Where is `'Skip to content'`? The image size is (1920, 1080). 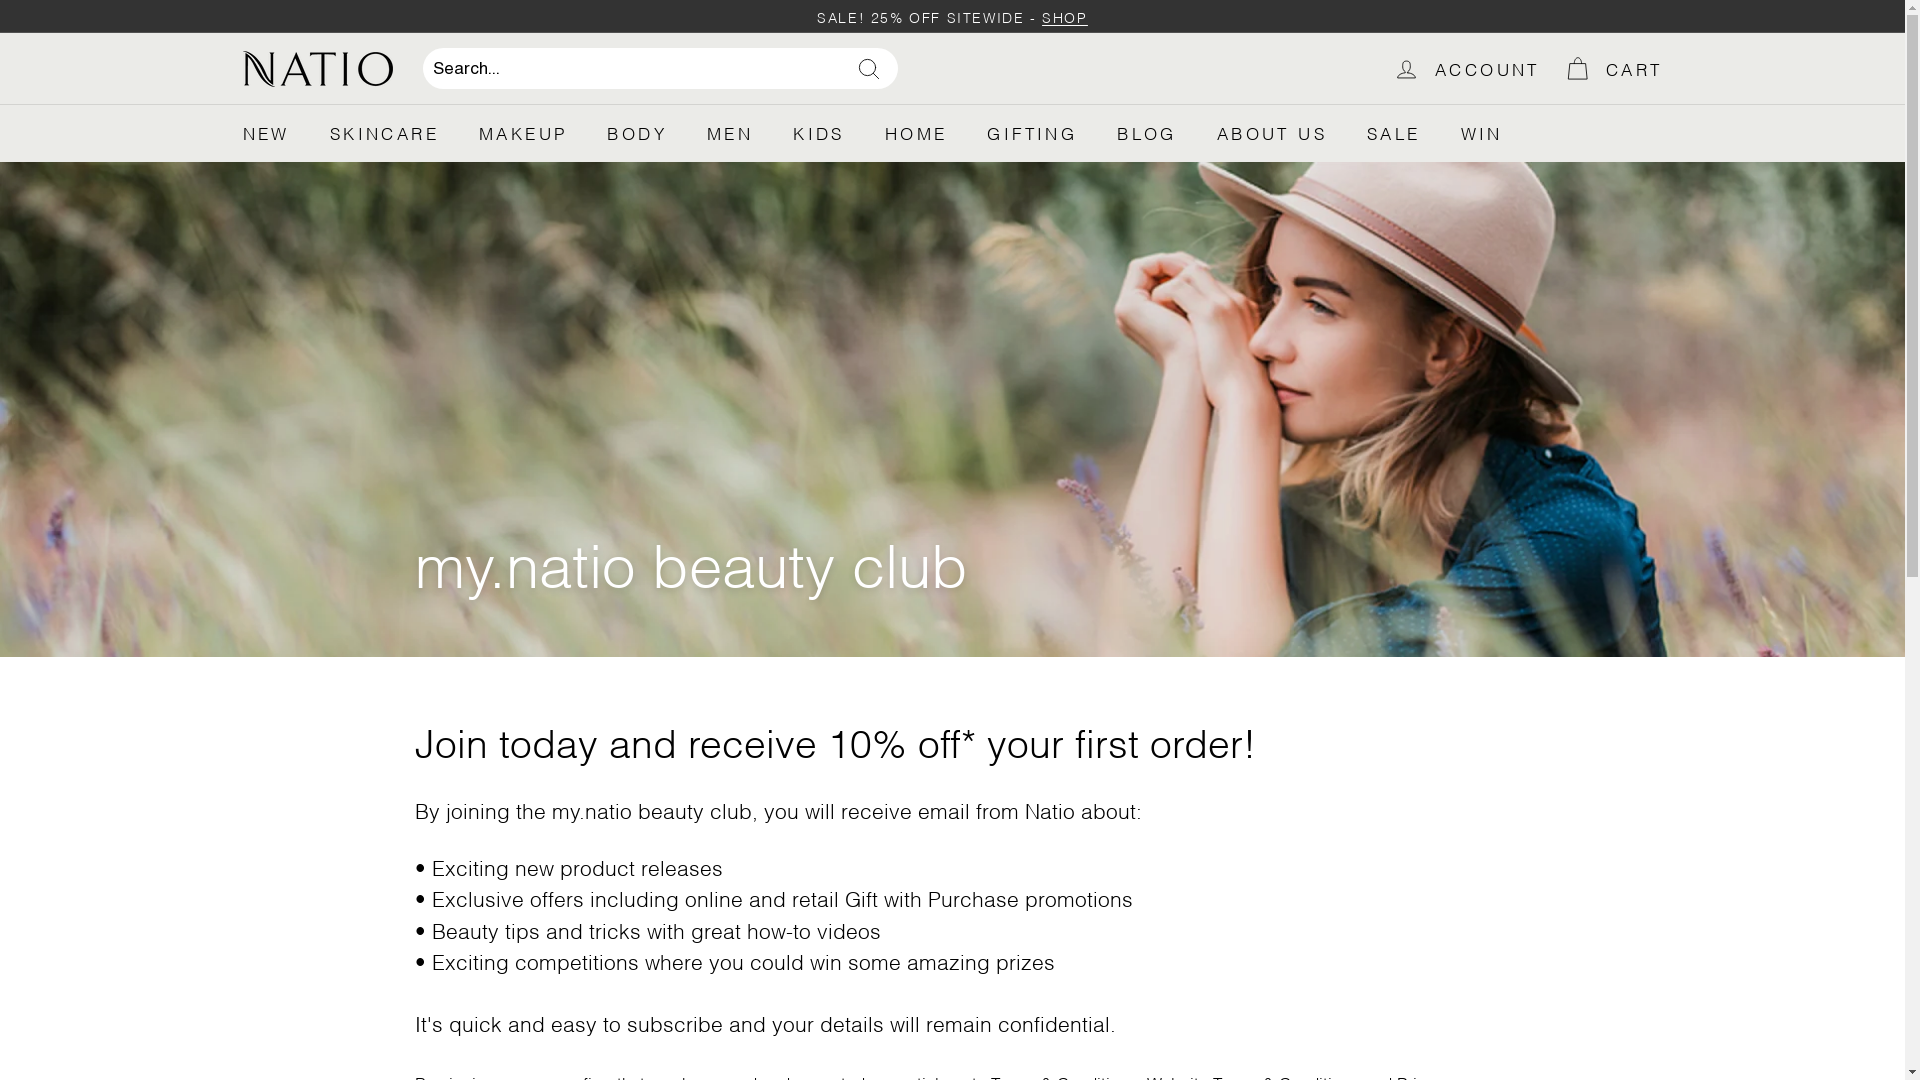 'Skip to content' is located at coordinates (0, 0).